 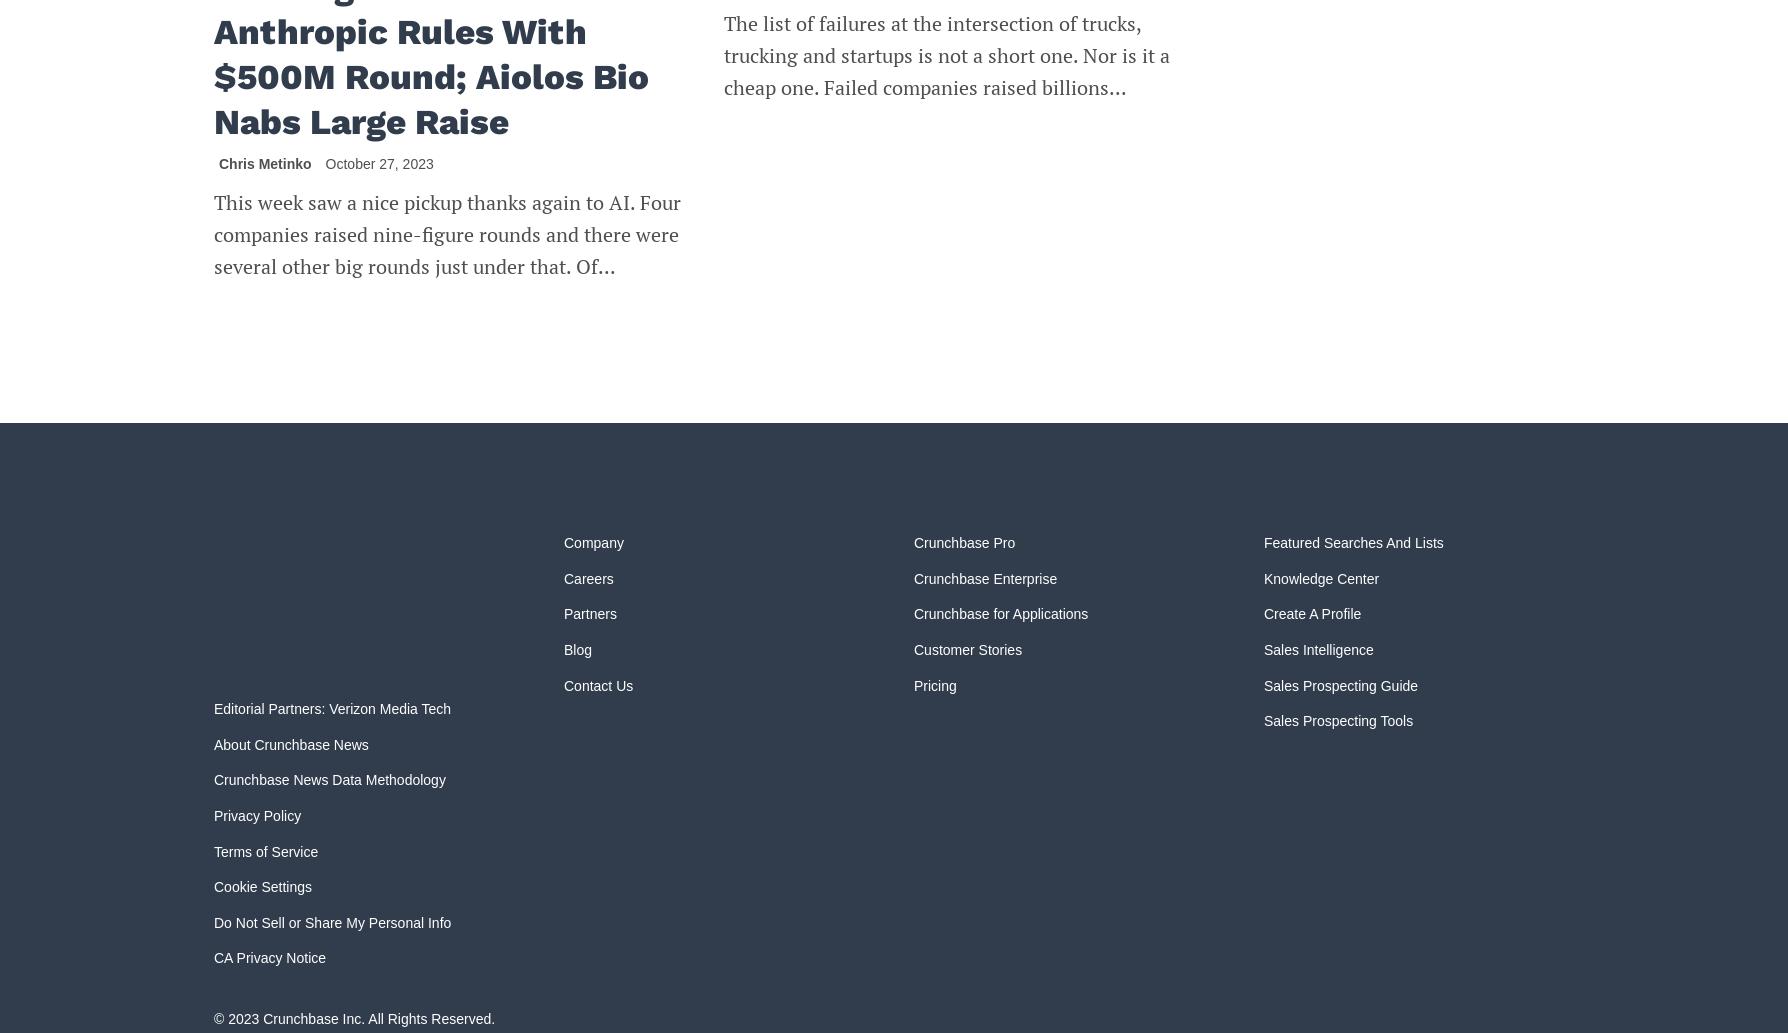 I want to click on 'Do Not Sell or Share My Personal Info', so click(x=214, y=920).